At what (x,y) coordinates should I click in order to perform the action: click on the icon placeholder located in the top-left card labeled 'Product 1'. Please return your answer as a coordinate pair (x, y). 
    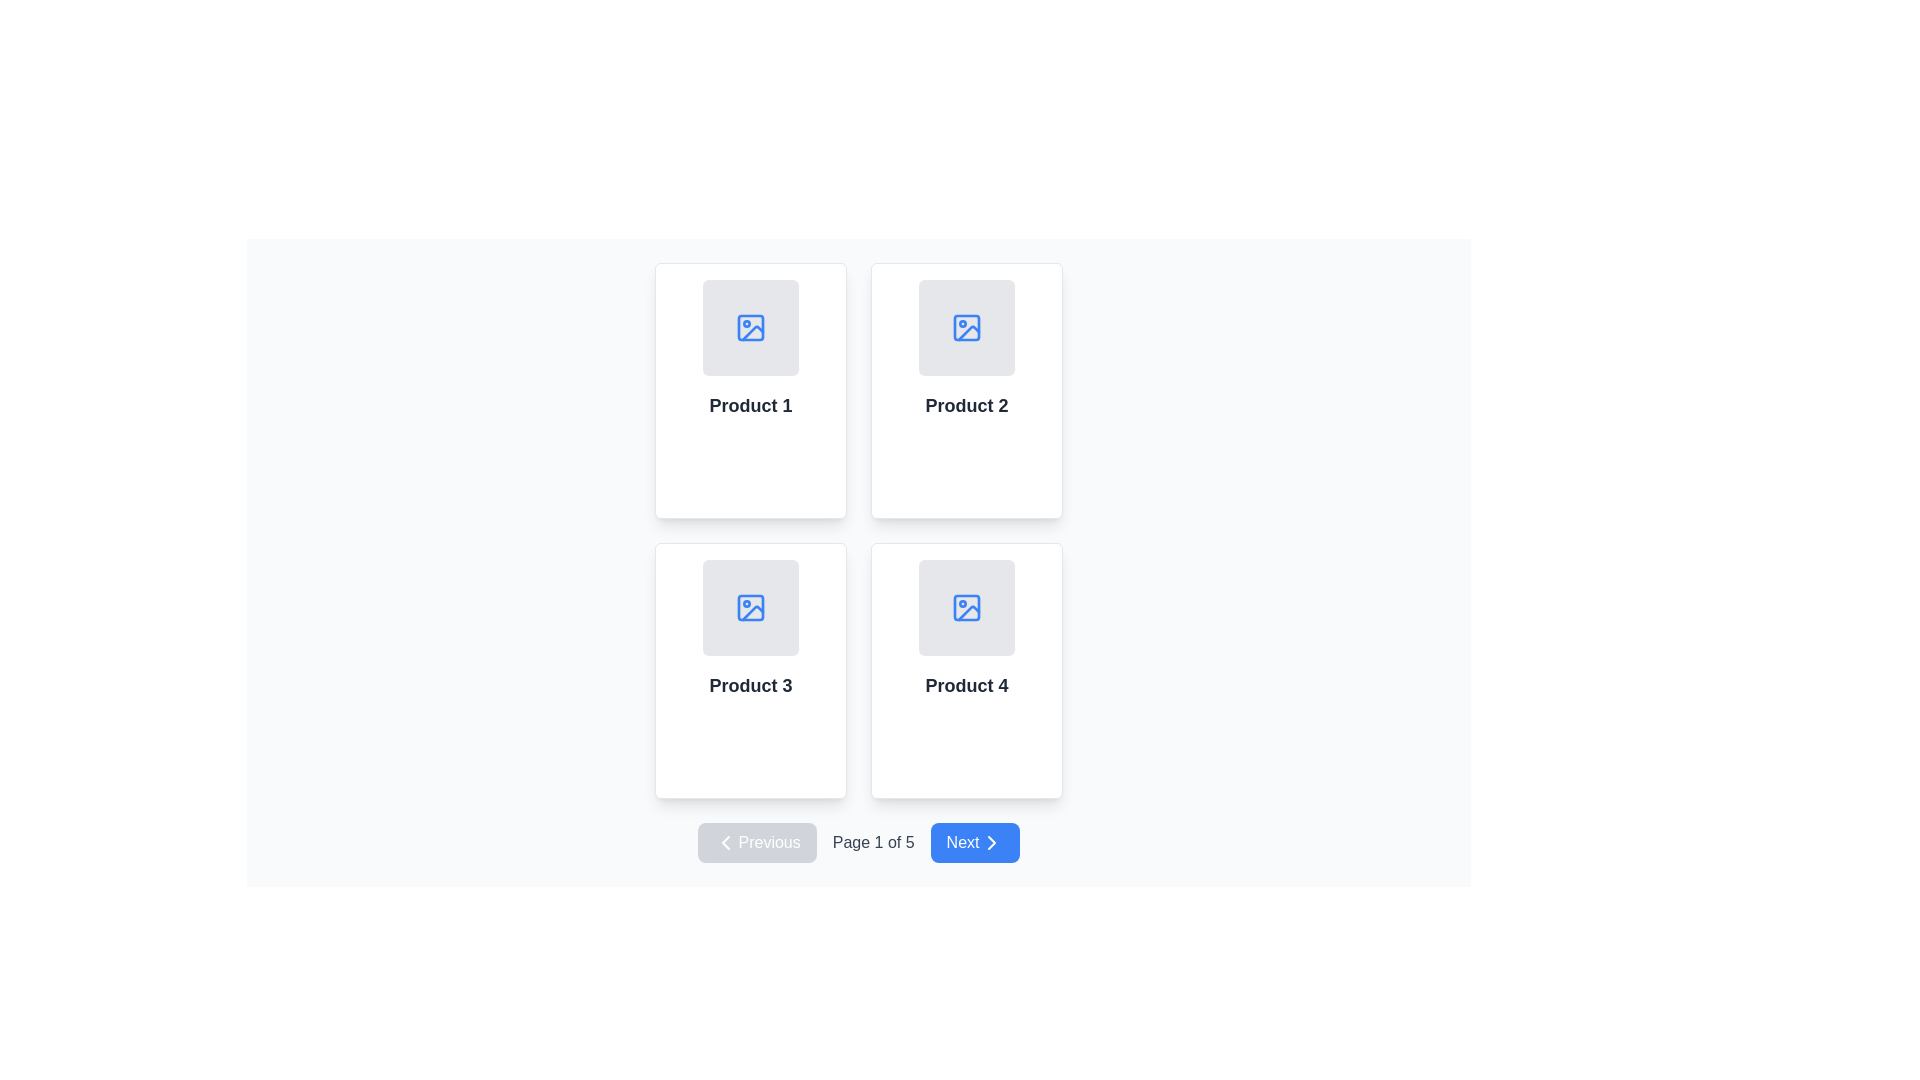
    Looking at the image, I should click on (749, 326).